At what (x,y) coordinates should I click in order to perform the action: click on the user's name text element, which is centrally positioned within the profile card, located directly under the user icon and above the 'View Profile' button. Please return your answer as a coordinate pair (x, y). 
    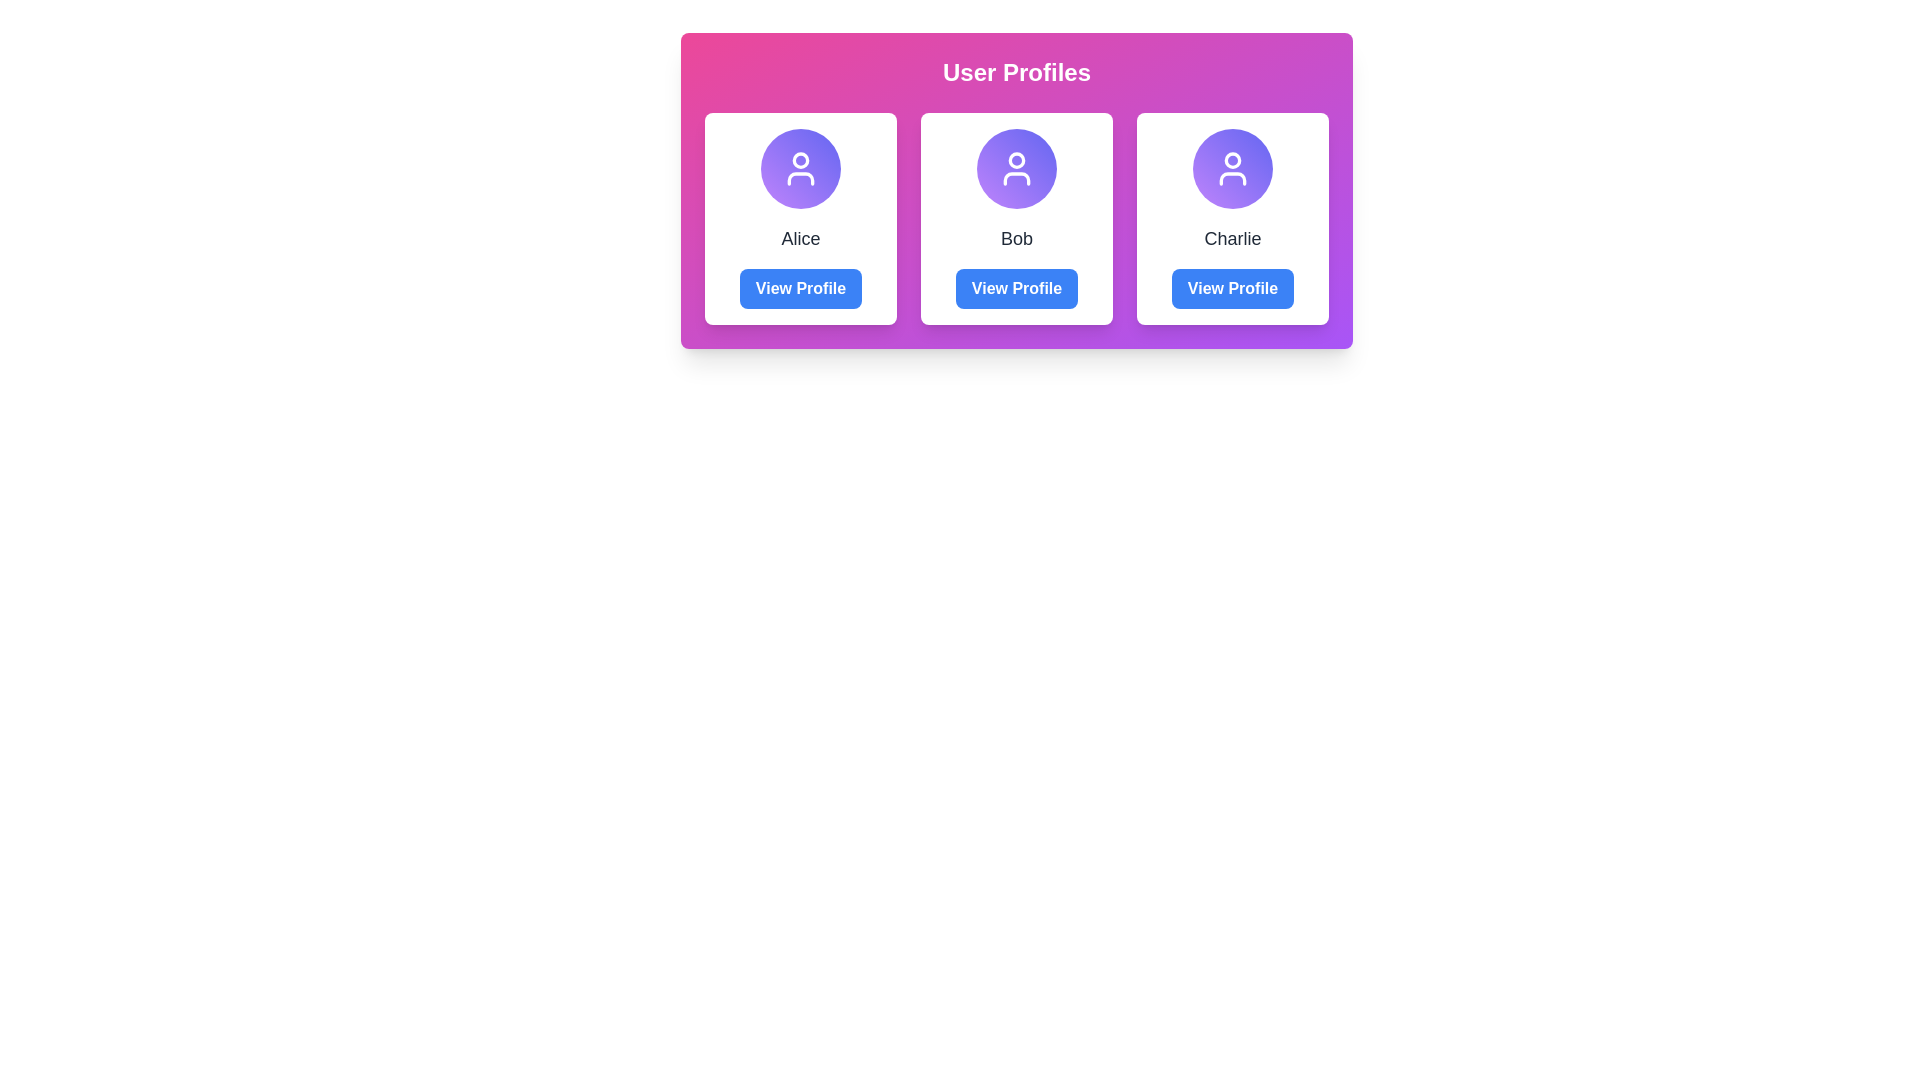
    Looking at the image, I should click on (801, 238).